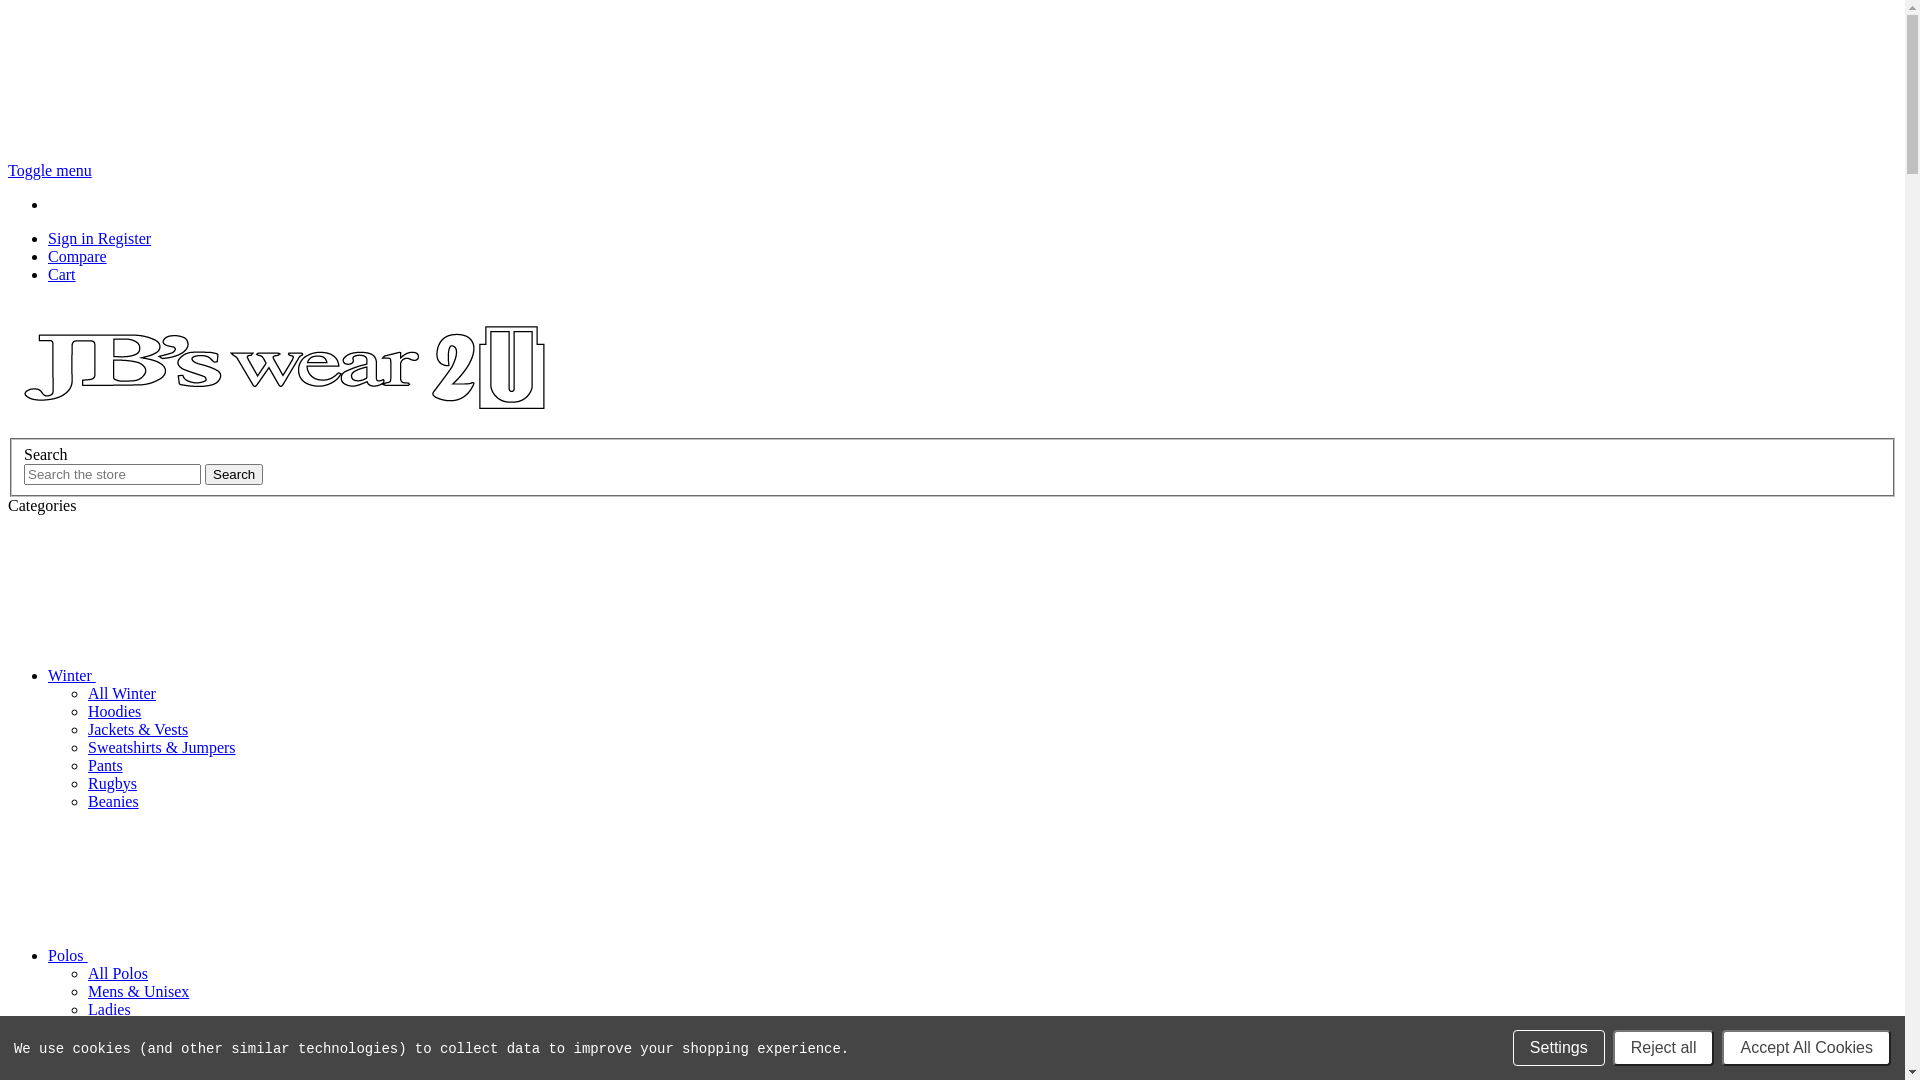 This screenshot has height=1080, width=1920. What do you see at coordinates (234, 474) in the screenshot?
I see `'Search'` at bounding box center [234, 474].